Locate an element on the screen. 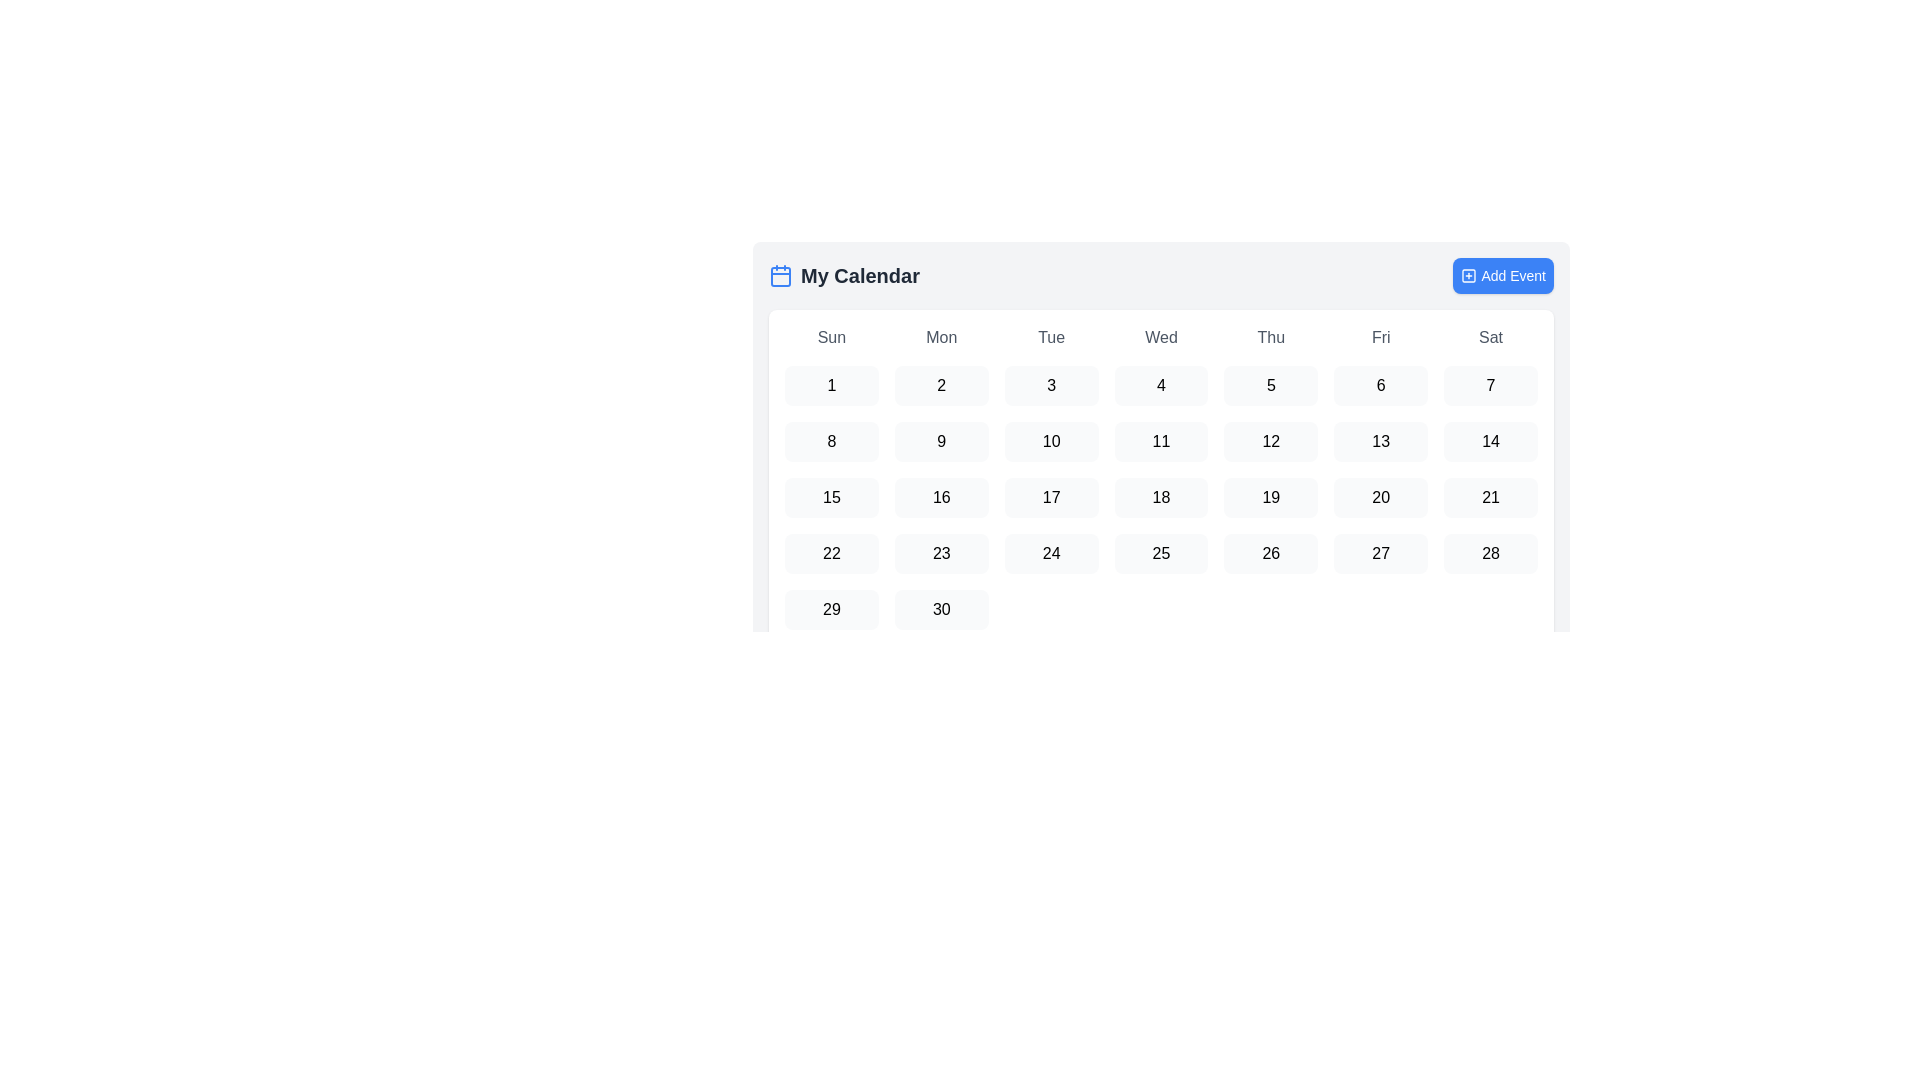  the text label displaying 'Sun' in a small gray font, which is the first entry in a row of weekday labels in the weekly calendar layout is located at coordinates (831, 337).